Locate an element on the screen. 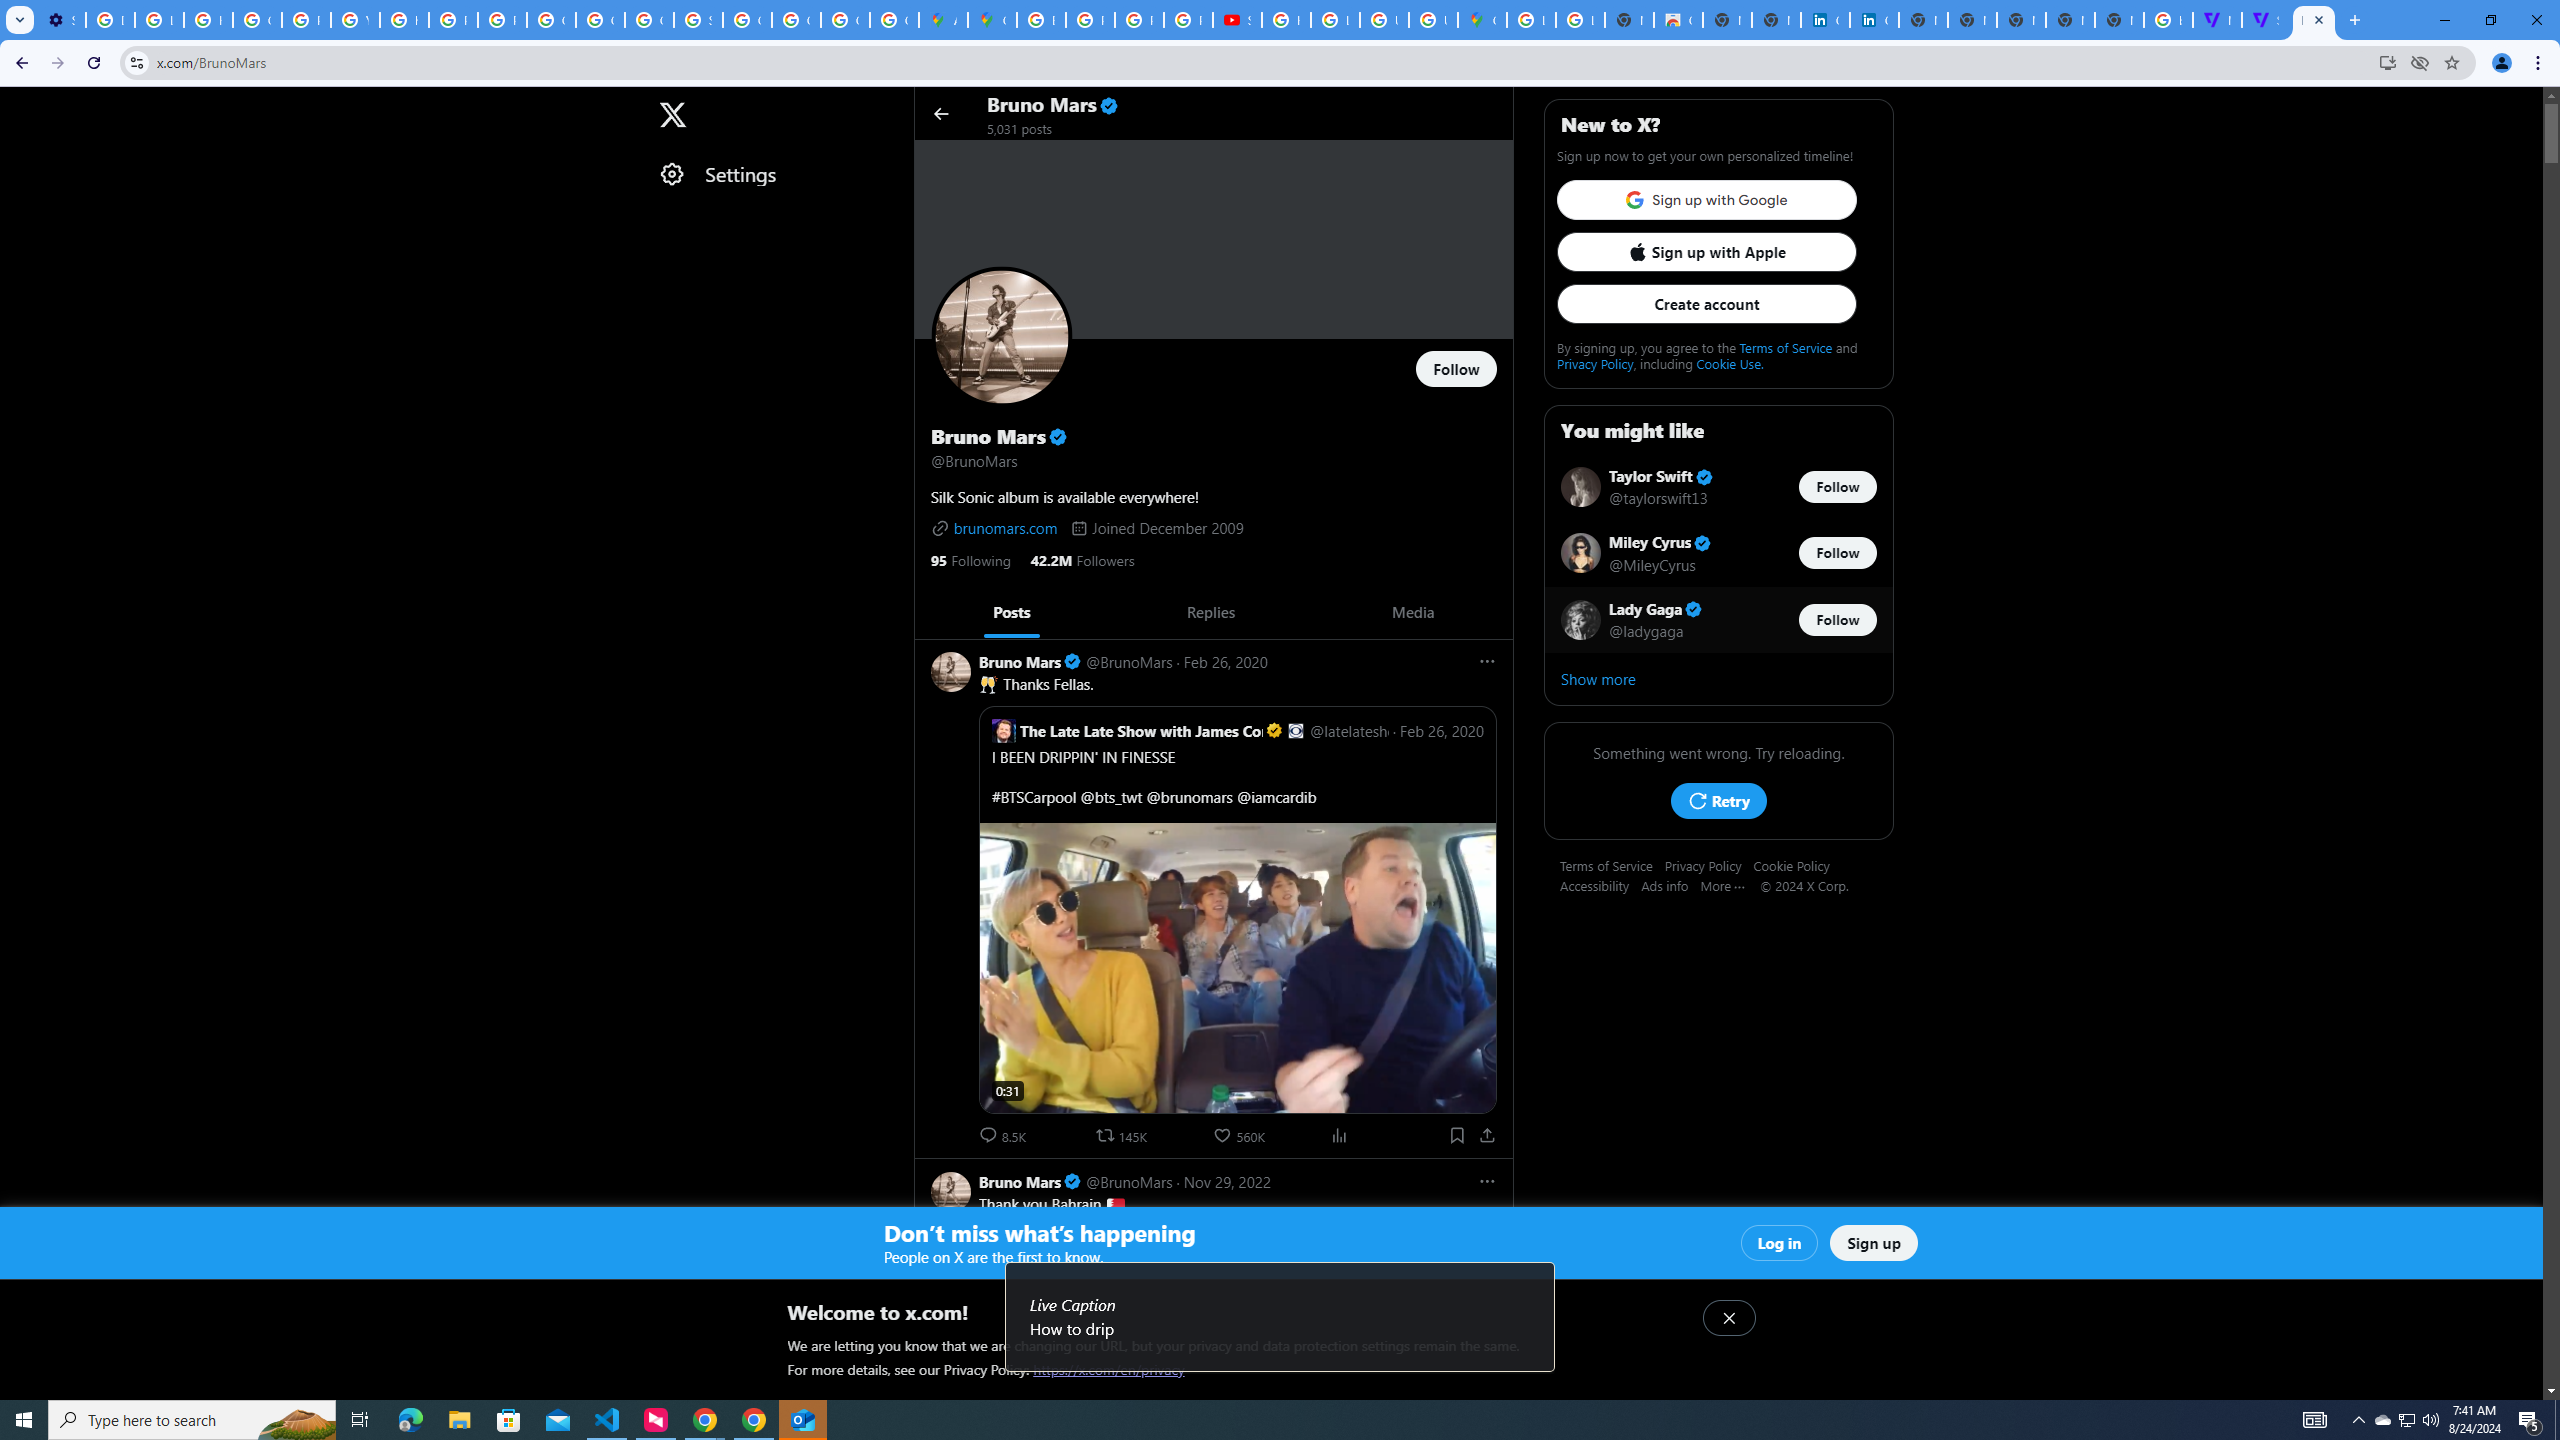 This screenshot has width=2560, height=1440. 'Opens profile photo' is located at coordinates (1002, 337).